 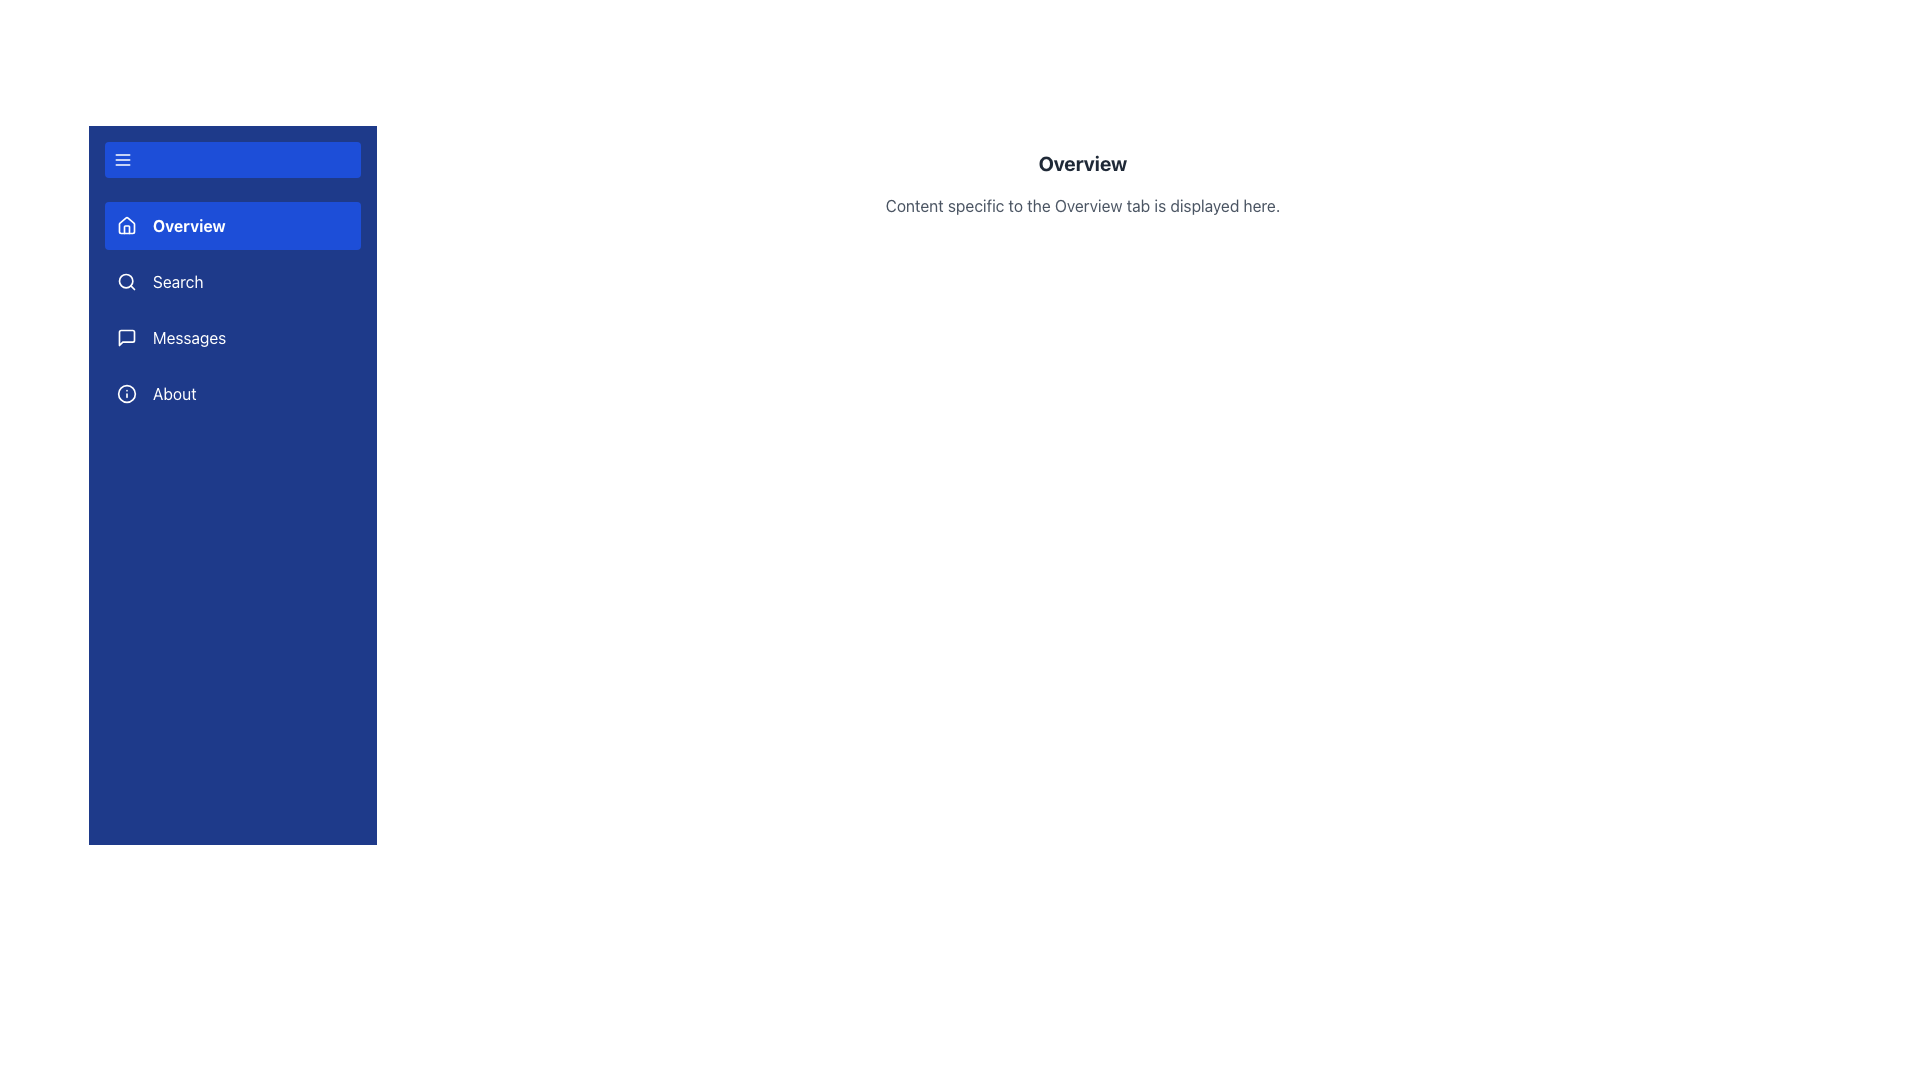 What do you see at coordinates (233, 281) in the screenshot?
I see `the 'Search' navigation menu item, which is the second item in the vertical navigation menu` at bounding box center [233, 281].